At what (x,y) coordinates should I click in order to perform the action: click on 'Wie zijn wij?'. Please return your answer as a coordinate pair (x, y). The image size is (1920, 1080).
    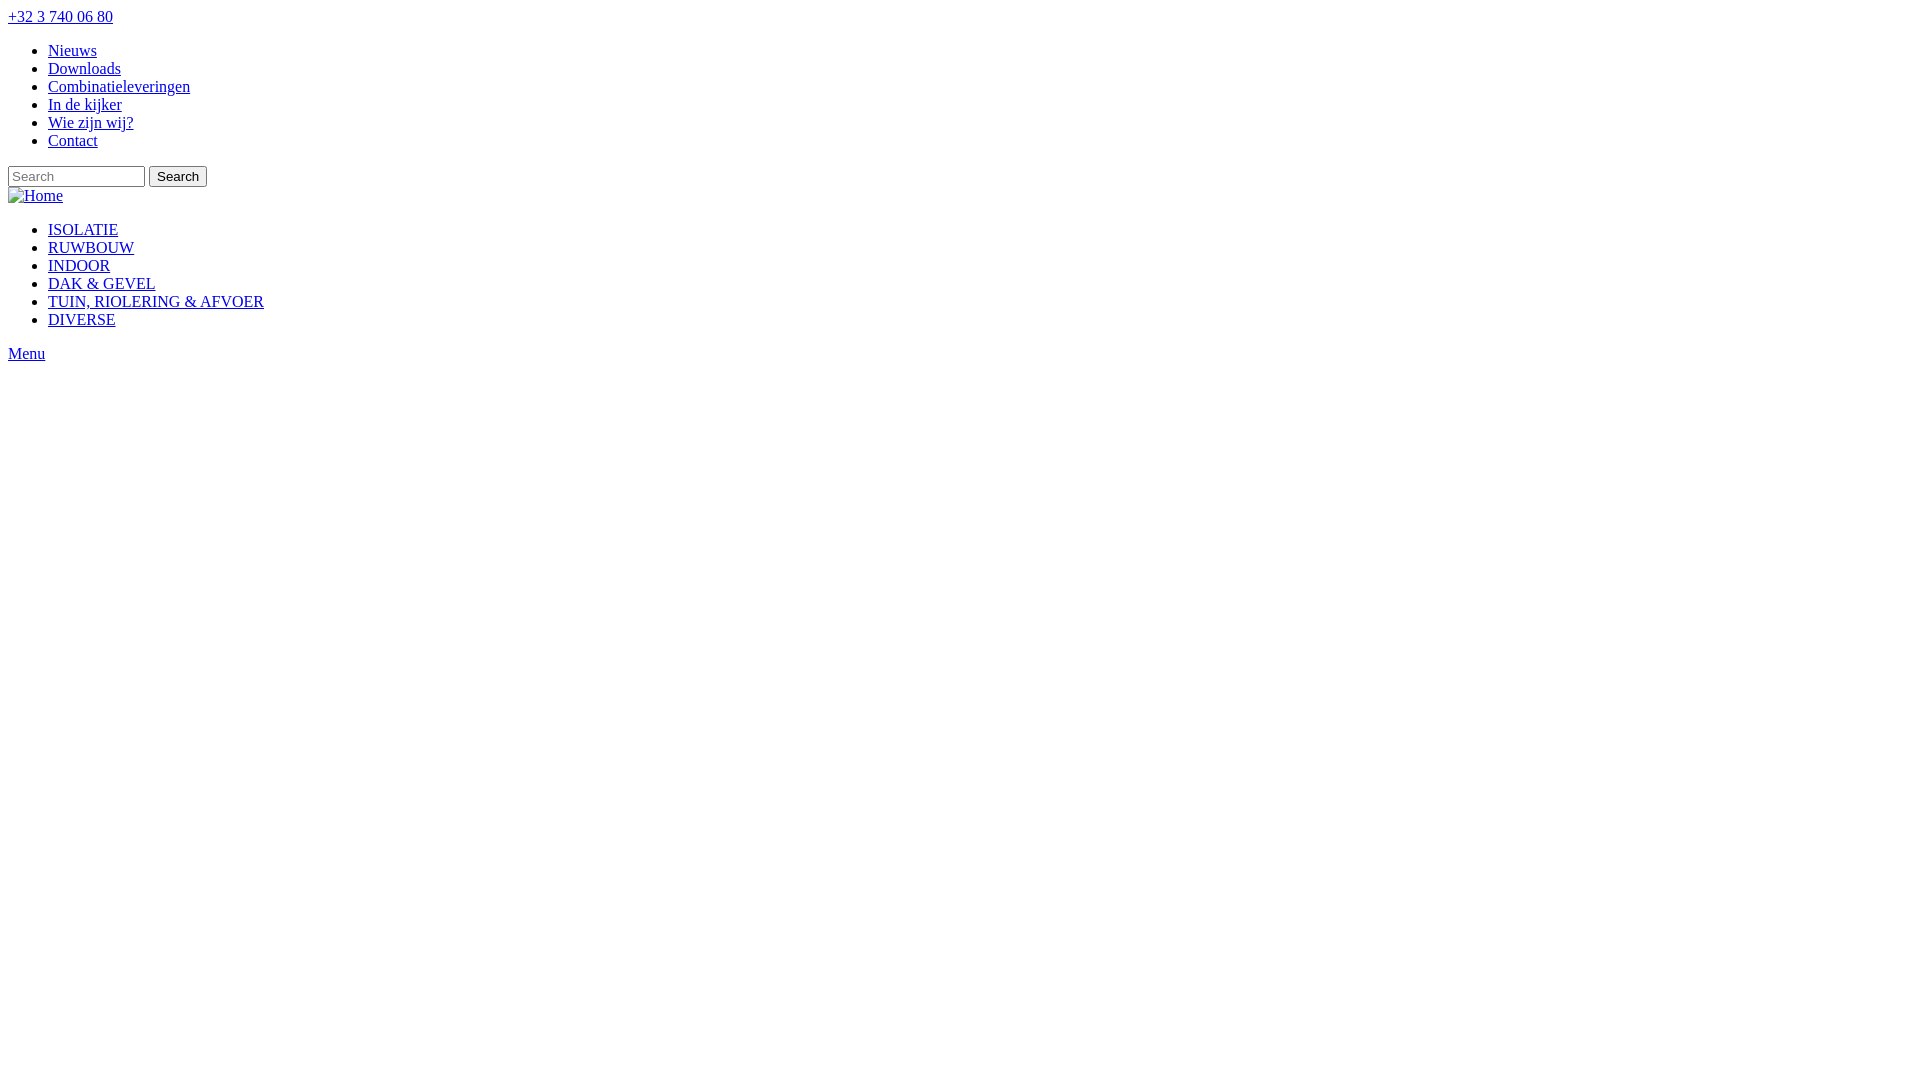
    Looking at the image, I should click on (90, 122).